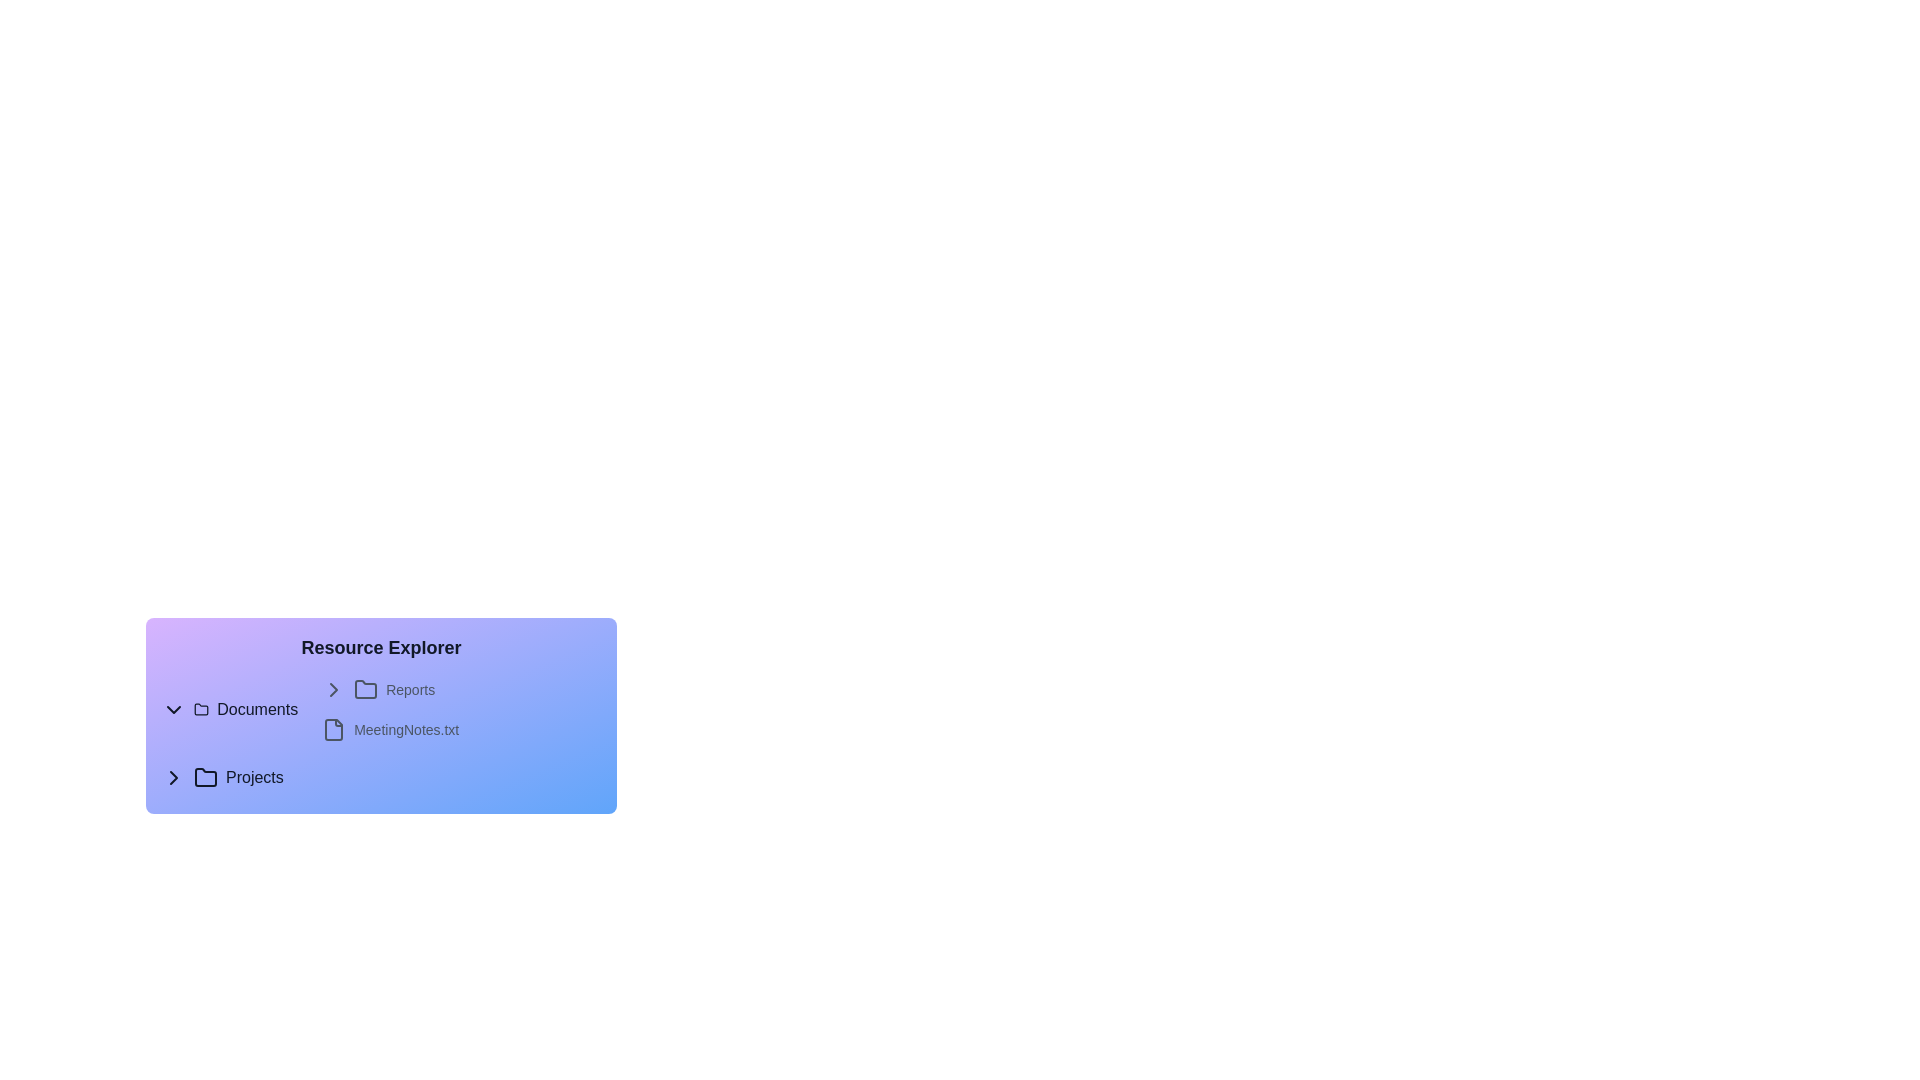 Image resolution: width=1920 pixels, height=1080 pixels. I want to click on the first list item representing a folder labeled 'Reports', so click(460, 689).